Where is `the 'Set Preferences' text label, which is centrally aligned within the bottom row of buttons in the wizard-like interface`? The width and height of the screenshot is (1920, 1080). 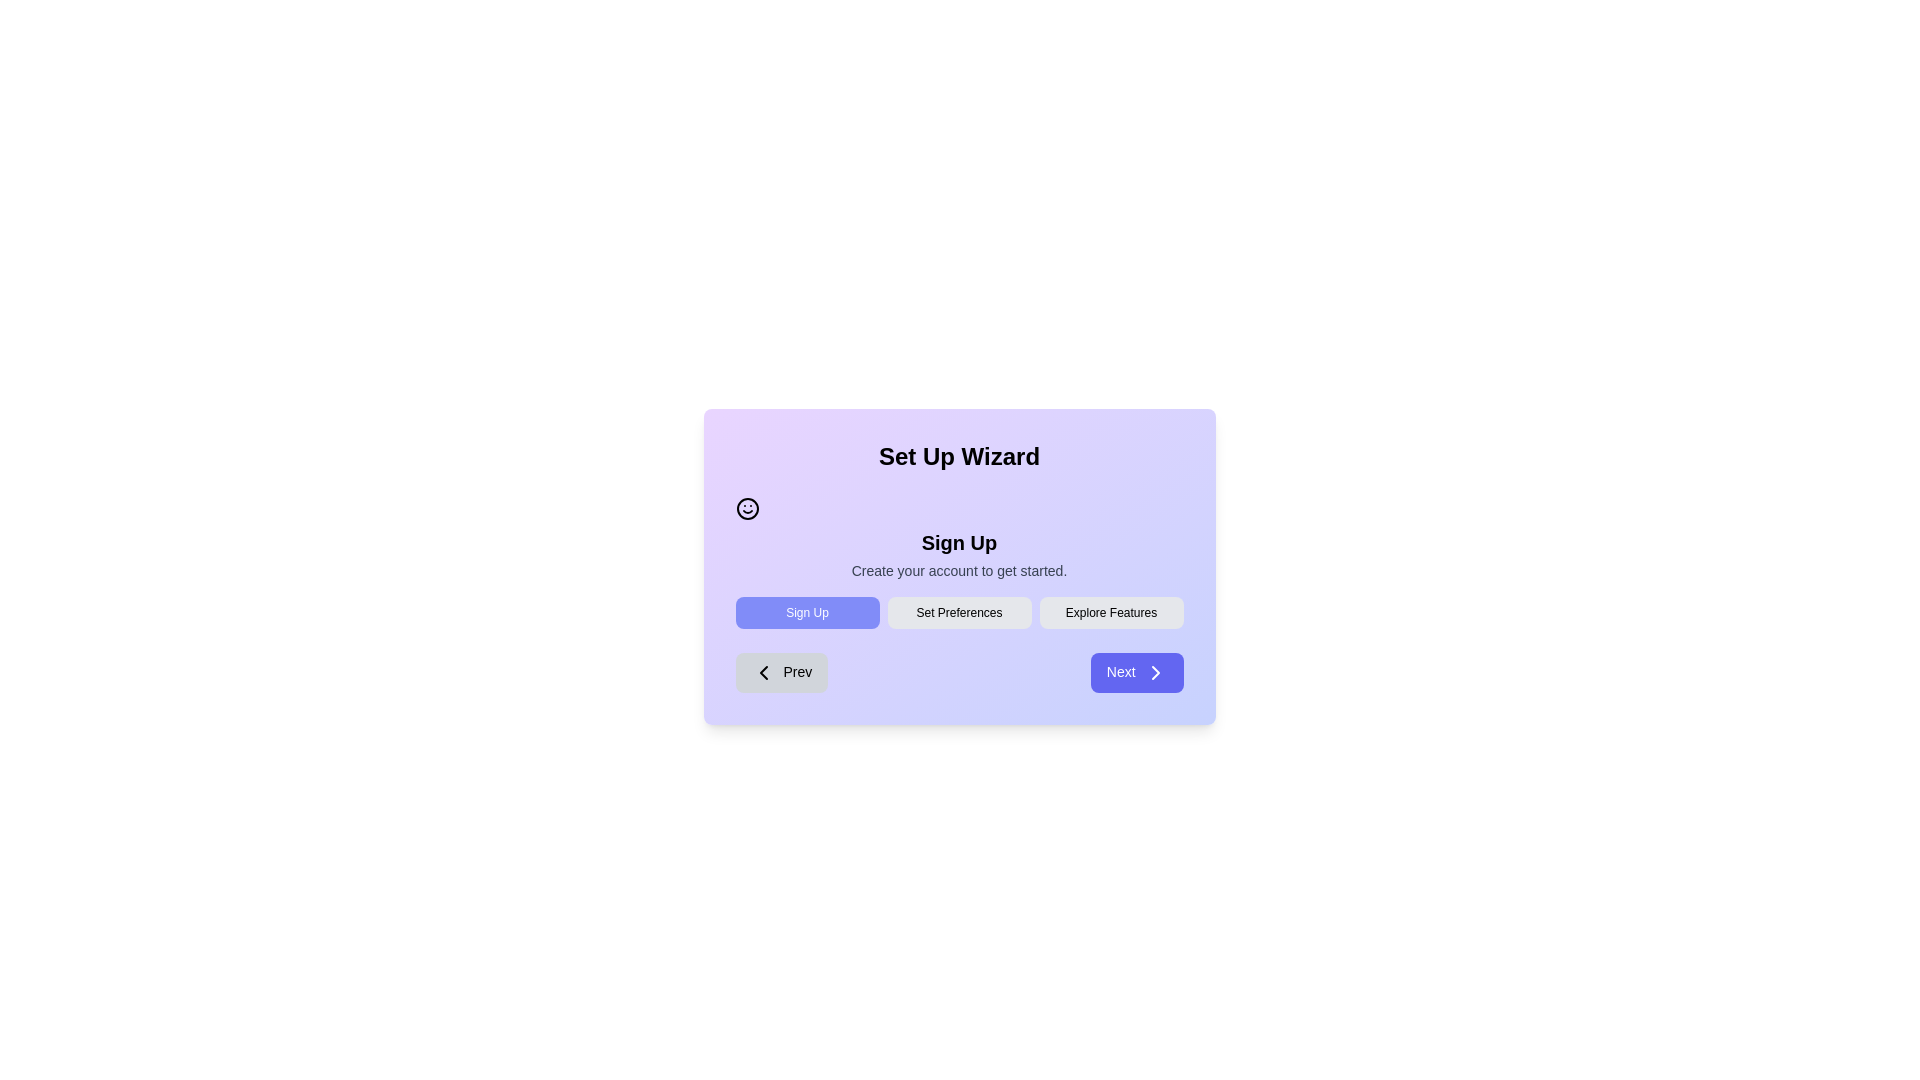
the 'Set Preferences' text label, which is centrally aligned within the bottom row of buttons in the wizard-like interface is located at coordinates (958, 612).